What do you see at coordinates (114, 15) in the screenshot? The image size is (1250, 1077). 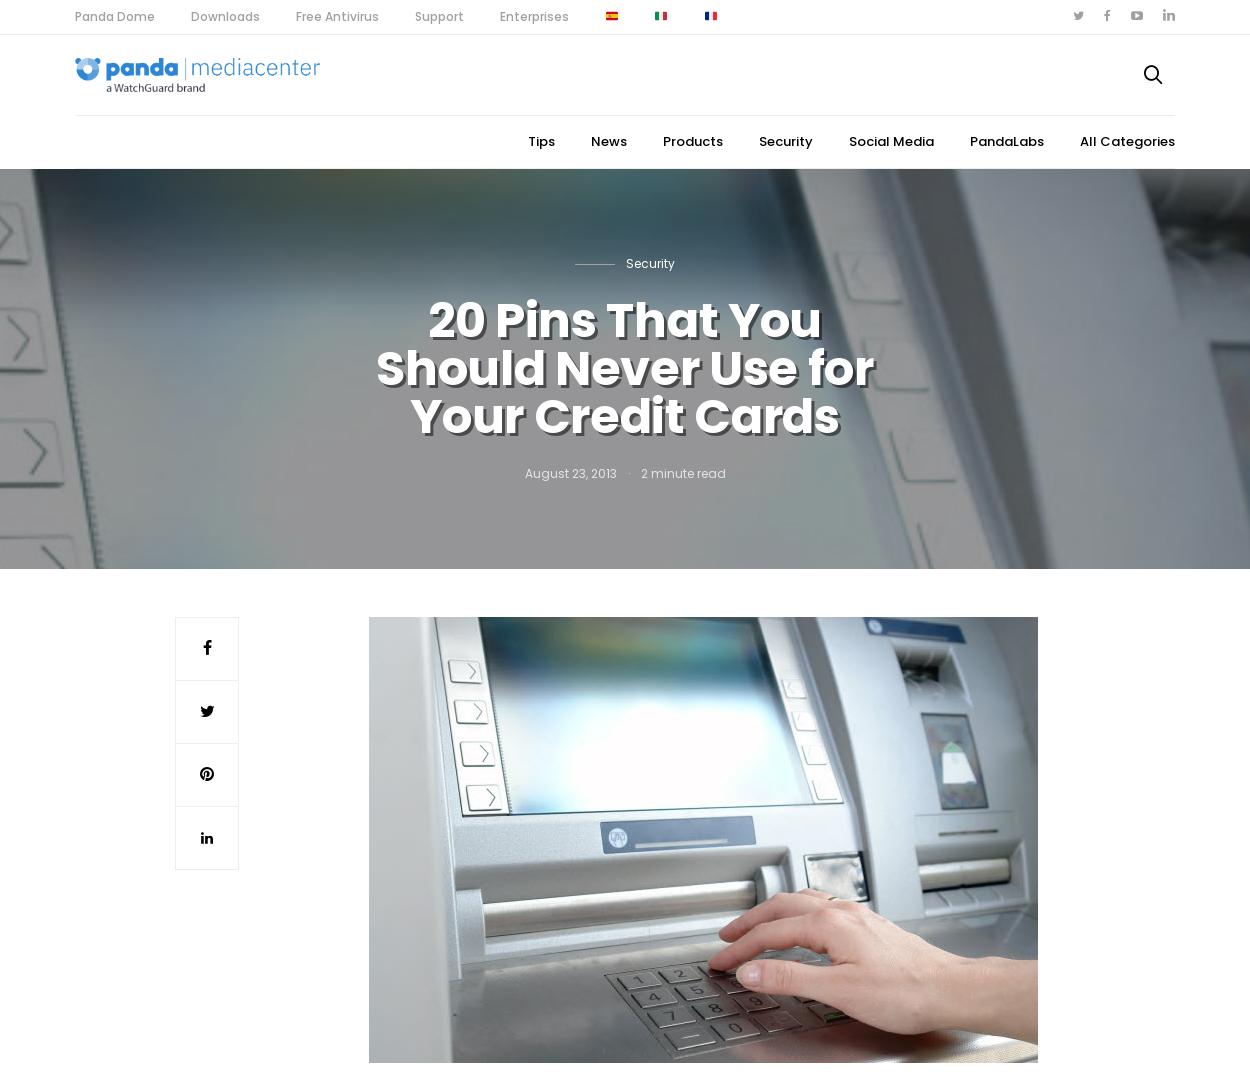 I see `'Panda Dome'` at bounding box center [114, 15].